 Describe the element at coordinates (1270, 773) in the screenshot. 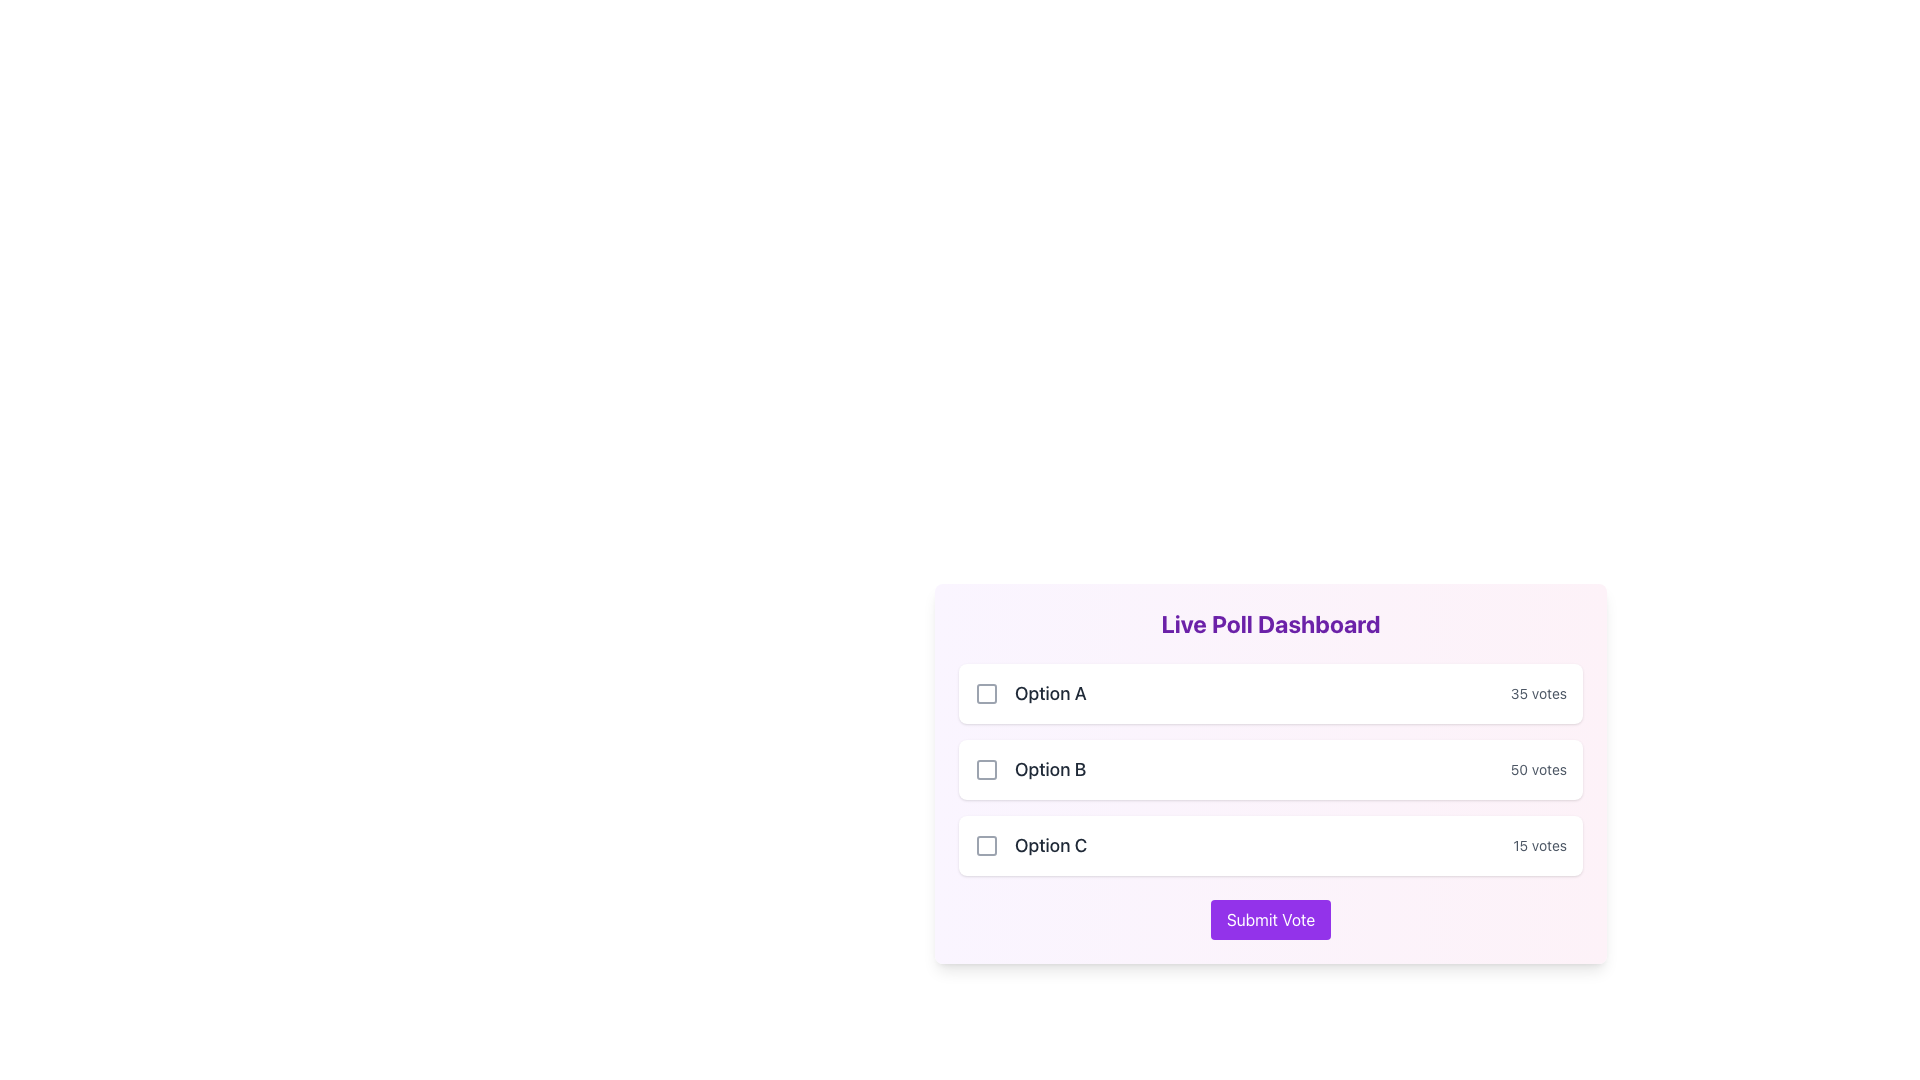

I see `the second list item` at that location.